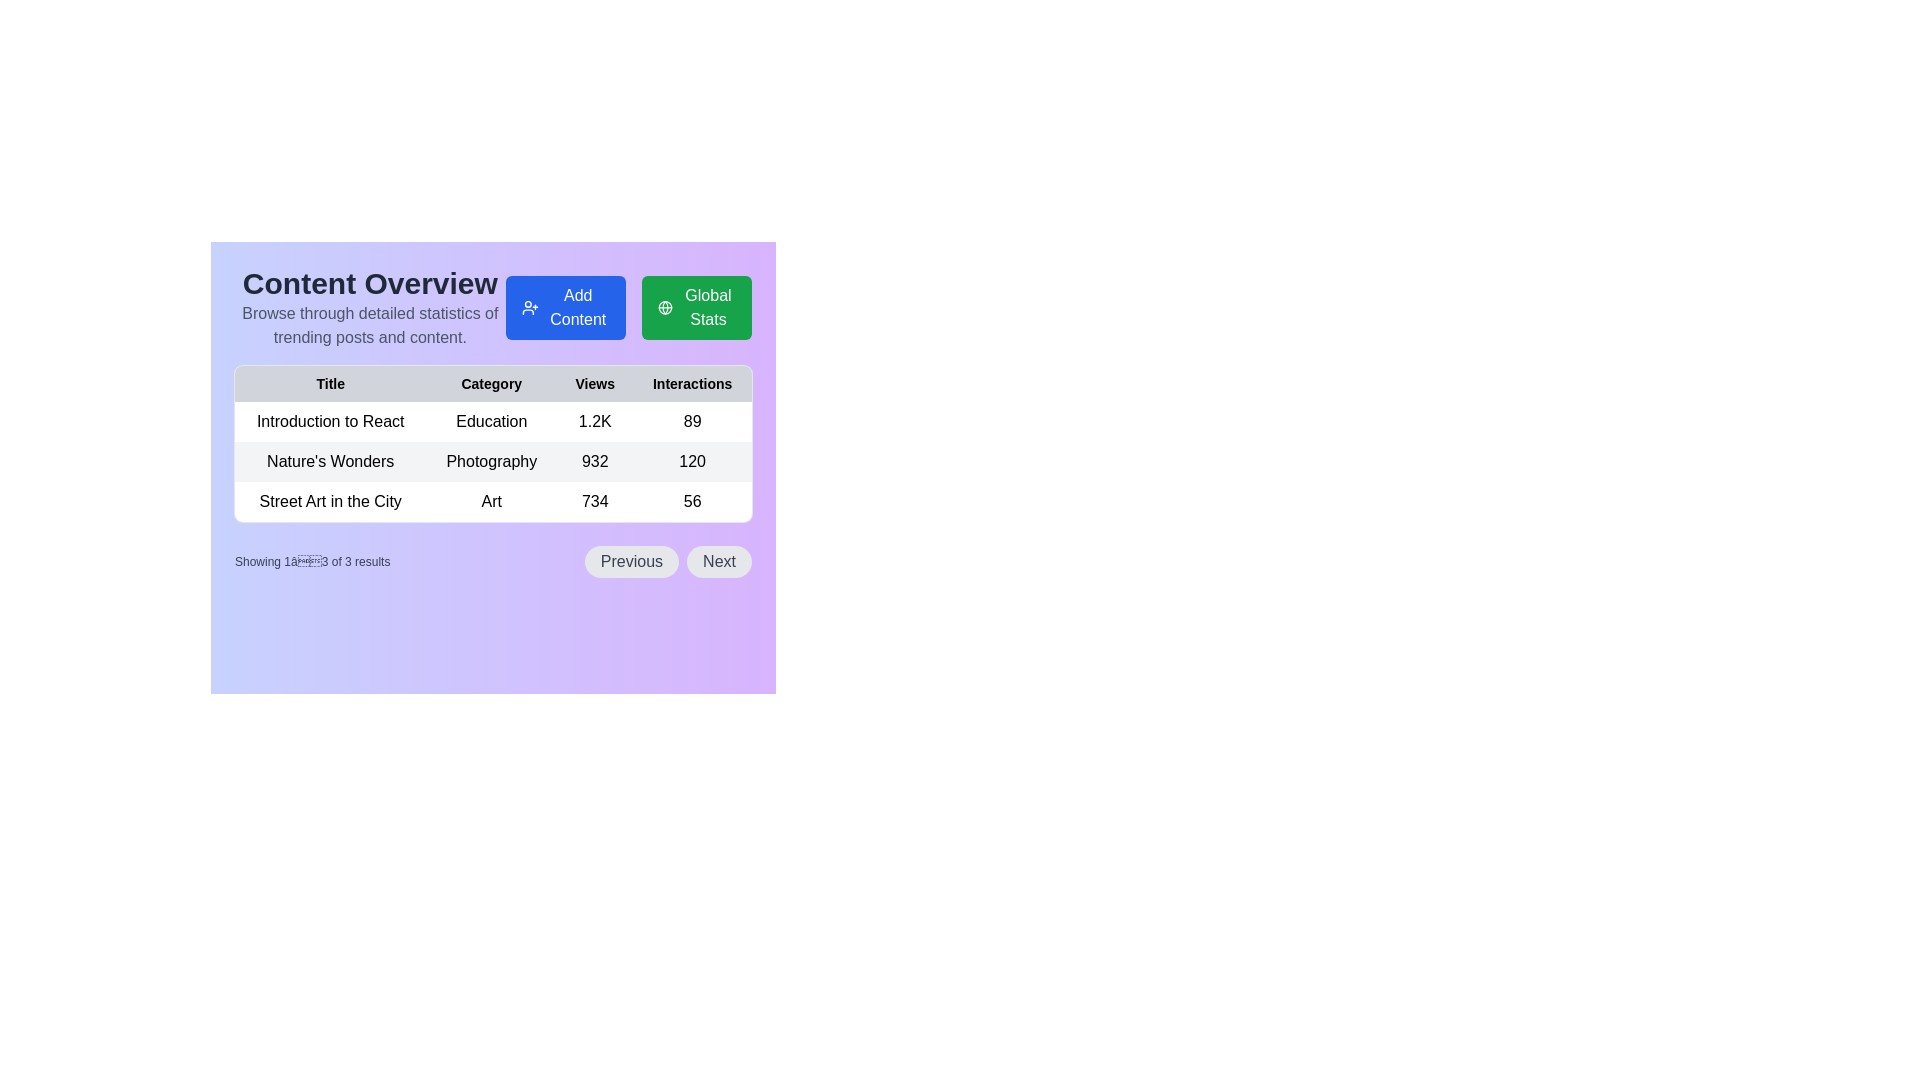 The image size is (1920, 1080). What do you see at coordinates (594, 384) in the screenshot?
I see `the 'Views' column header, which is the third column in a four-column table, indicating the count of views for the content below` at bounding box center [594, 384].